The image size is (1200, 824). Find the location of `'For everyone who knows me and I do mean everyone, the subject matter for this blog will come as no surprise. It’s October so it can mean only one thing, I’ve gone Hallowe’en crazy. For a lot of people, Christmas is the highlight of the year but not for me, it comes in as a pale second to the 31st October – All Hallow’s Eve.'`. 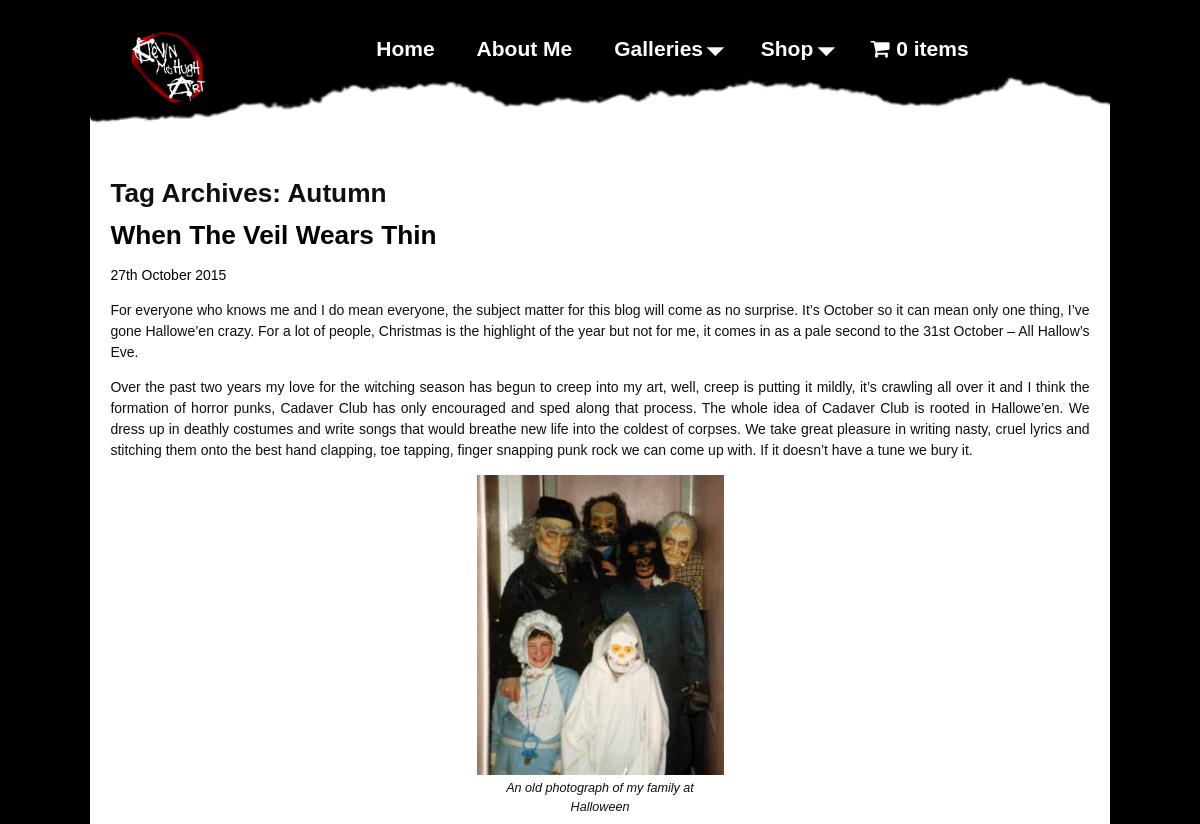

'For everyone who knows me and I do mean everyone, the subject matter for this blog will come as no surprise. It’s October so it can mean only one thing, I’ve gone Hallowe’en crazy. For a lot of people, Christmas is the highlight of the year but not for me, it comes in as a pale second to the 31st October – All Hallow’s Eve.' is located at coordinates (598, 331).